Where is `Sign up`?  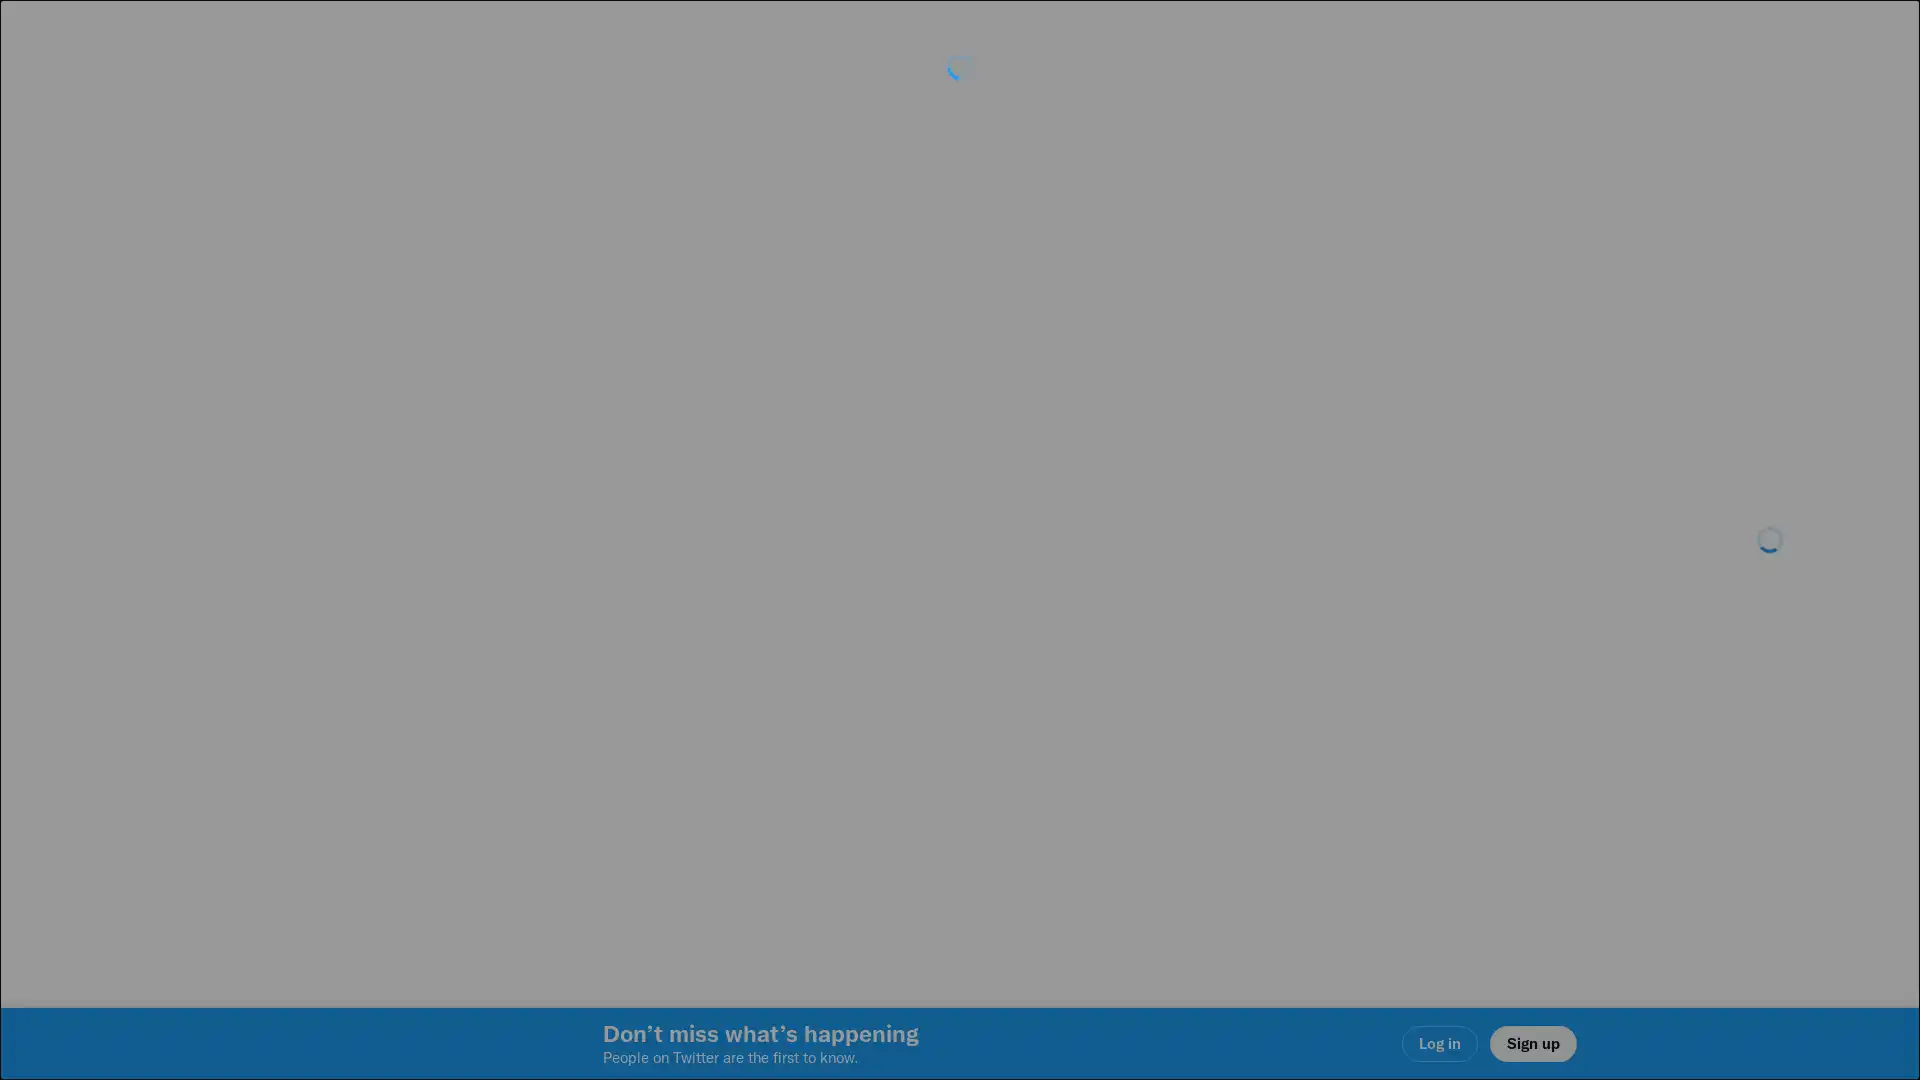
Sign up is located at coordinates (722, 681).